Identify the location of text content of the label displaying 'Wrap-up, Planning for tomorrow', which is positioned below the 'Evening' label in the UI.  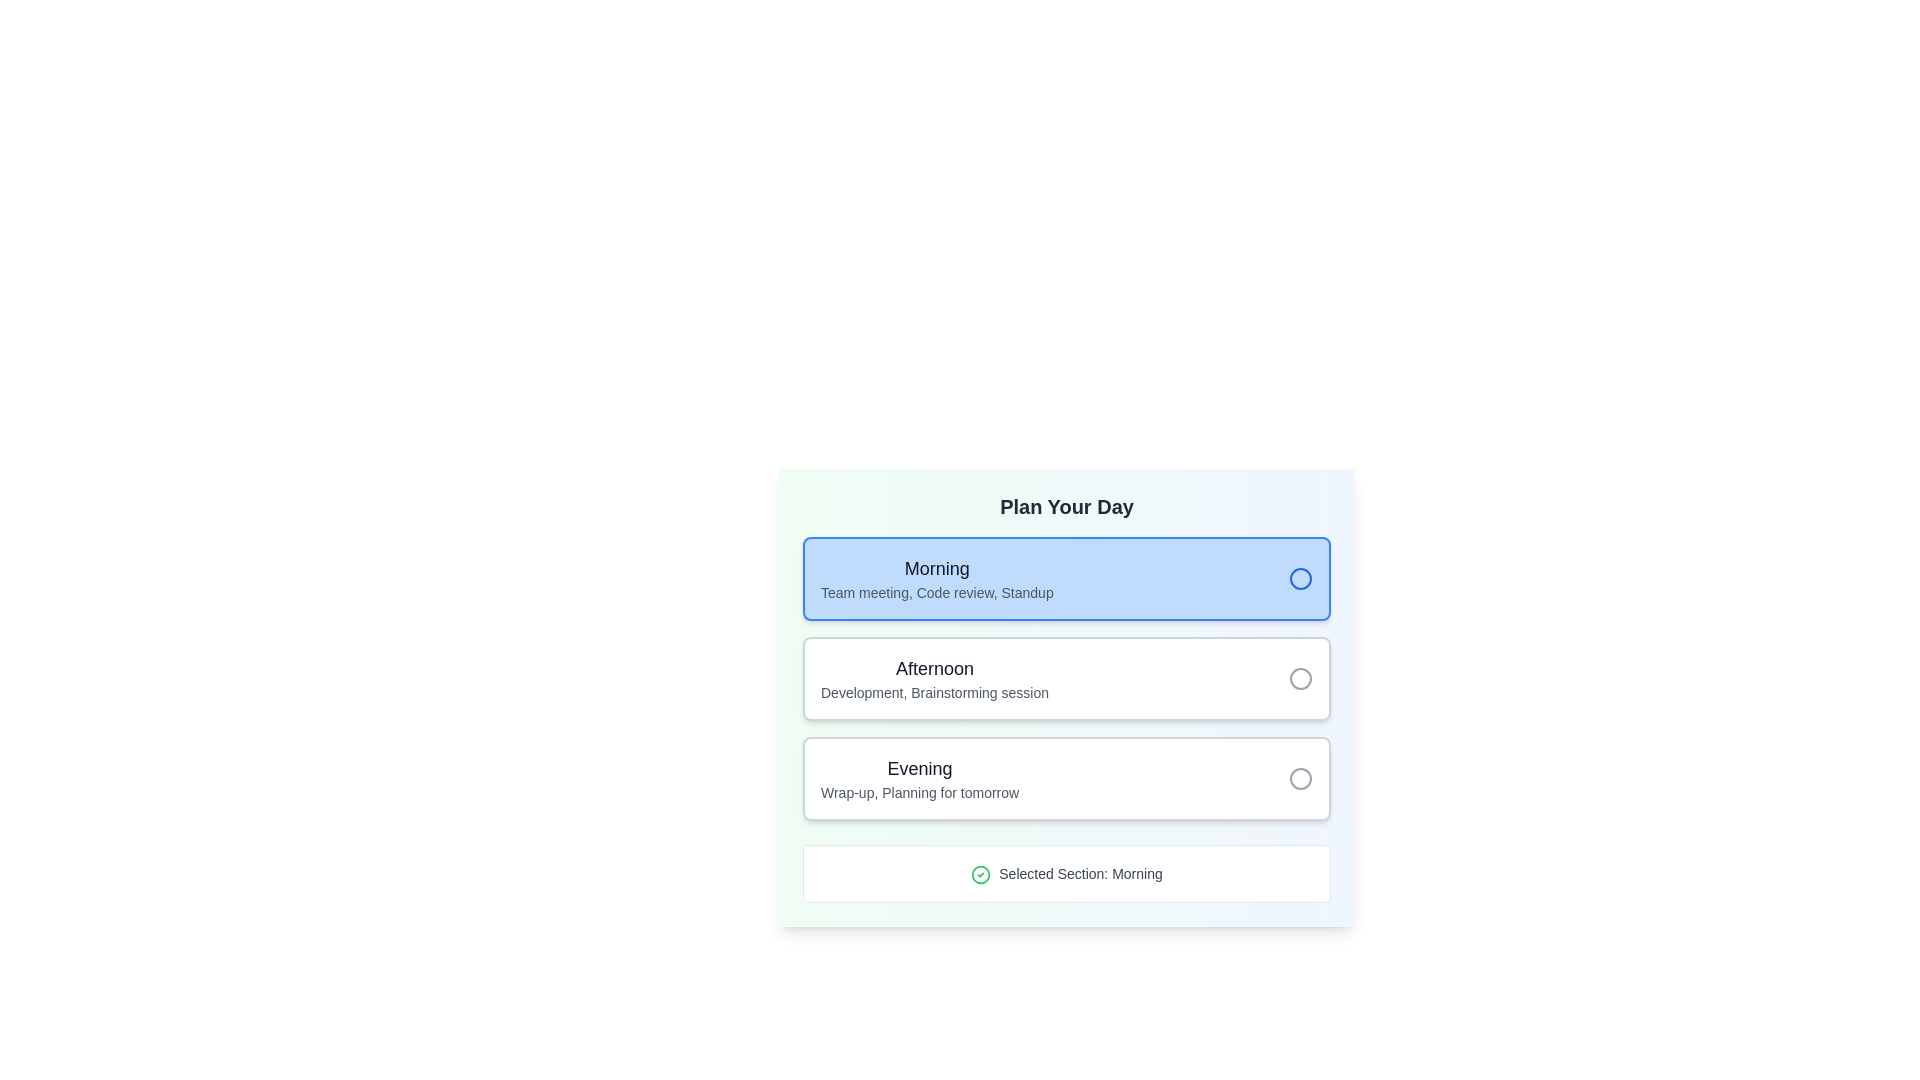
(919, 792).